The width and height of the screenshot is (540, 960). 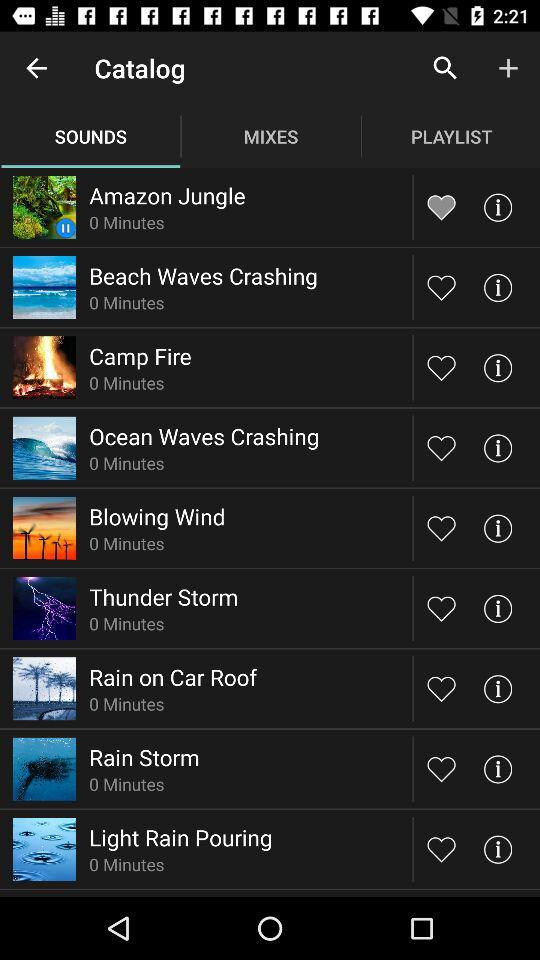 What do you see at coordinates (441, 767) in the screenshot?
I see `like sound` at bounding box center [441, 767].